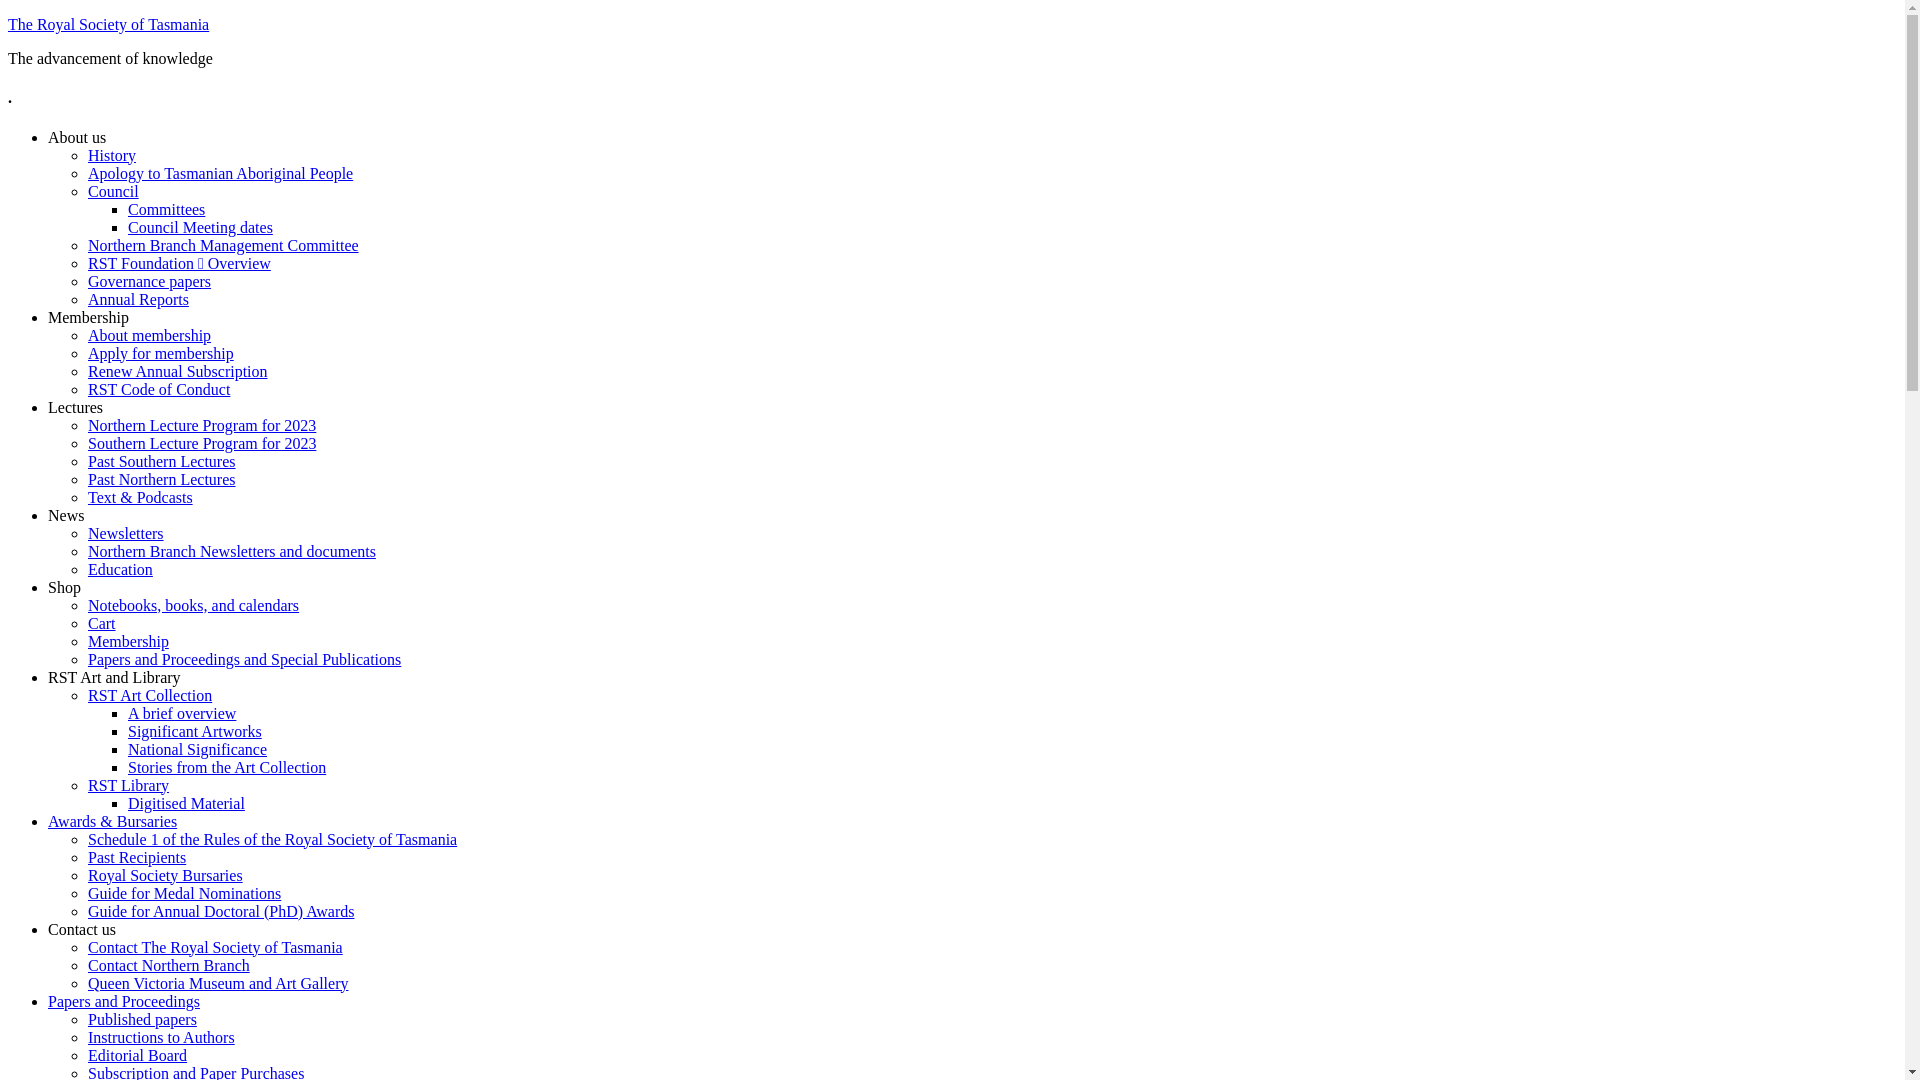  I want to click on 'Guide for Medal Nominations', so click(184, 892).